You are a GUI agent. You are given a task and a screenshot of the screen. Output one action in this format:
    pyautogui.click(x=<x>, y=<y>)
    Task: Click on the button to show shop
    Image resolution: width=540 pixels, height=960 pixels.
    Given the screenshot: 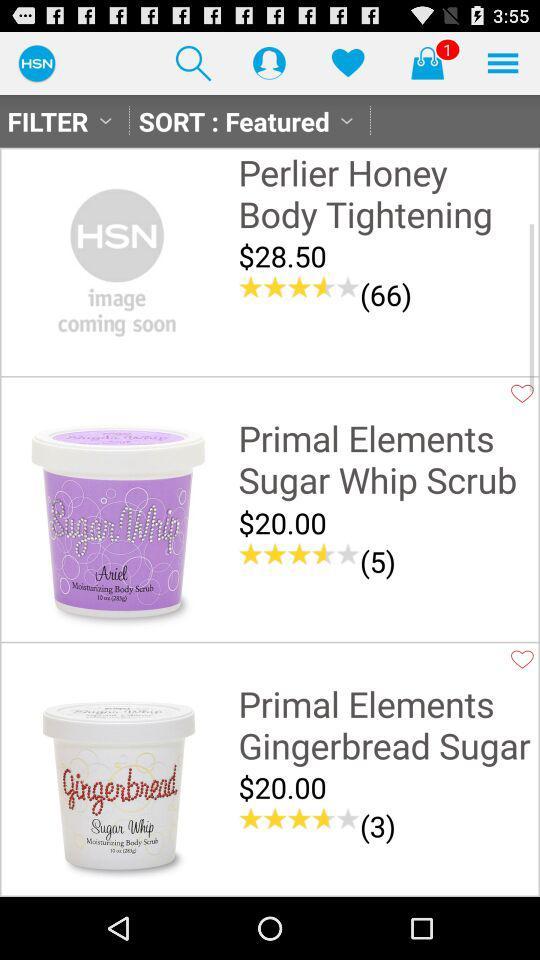 What is the action you would take?
    pyautogui.click(x=426, y=62)
    